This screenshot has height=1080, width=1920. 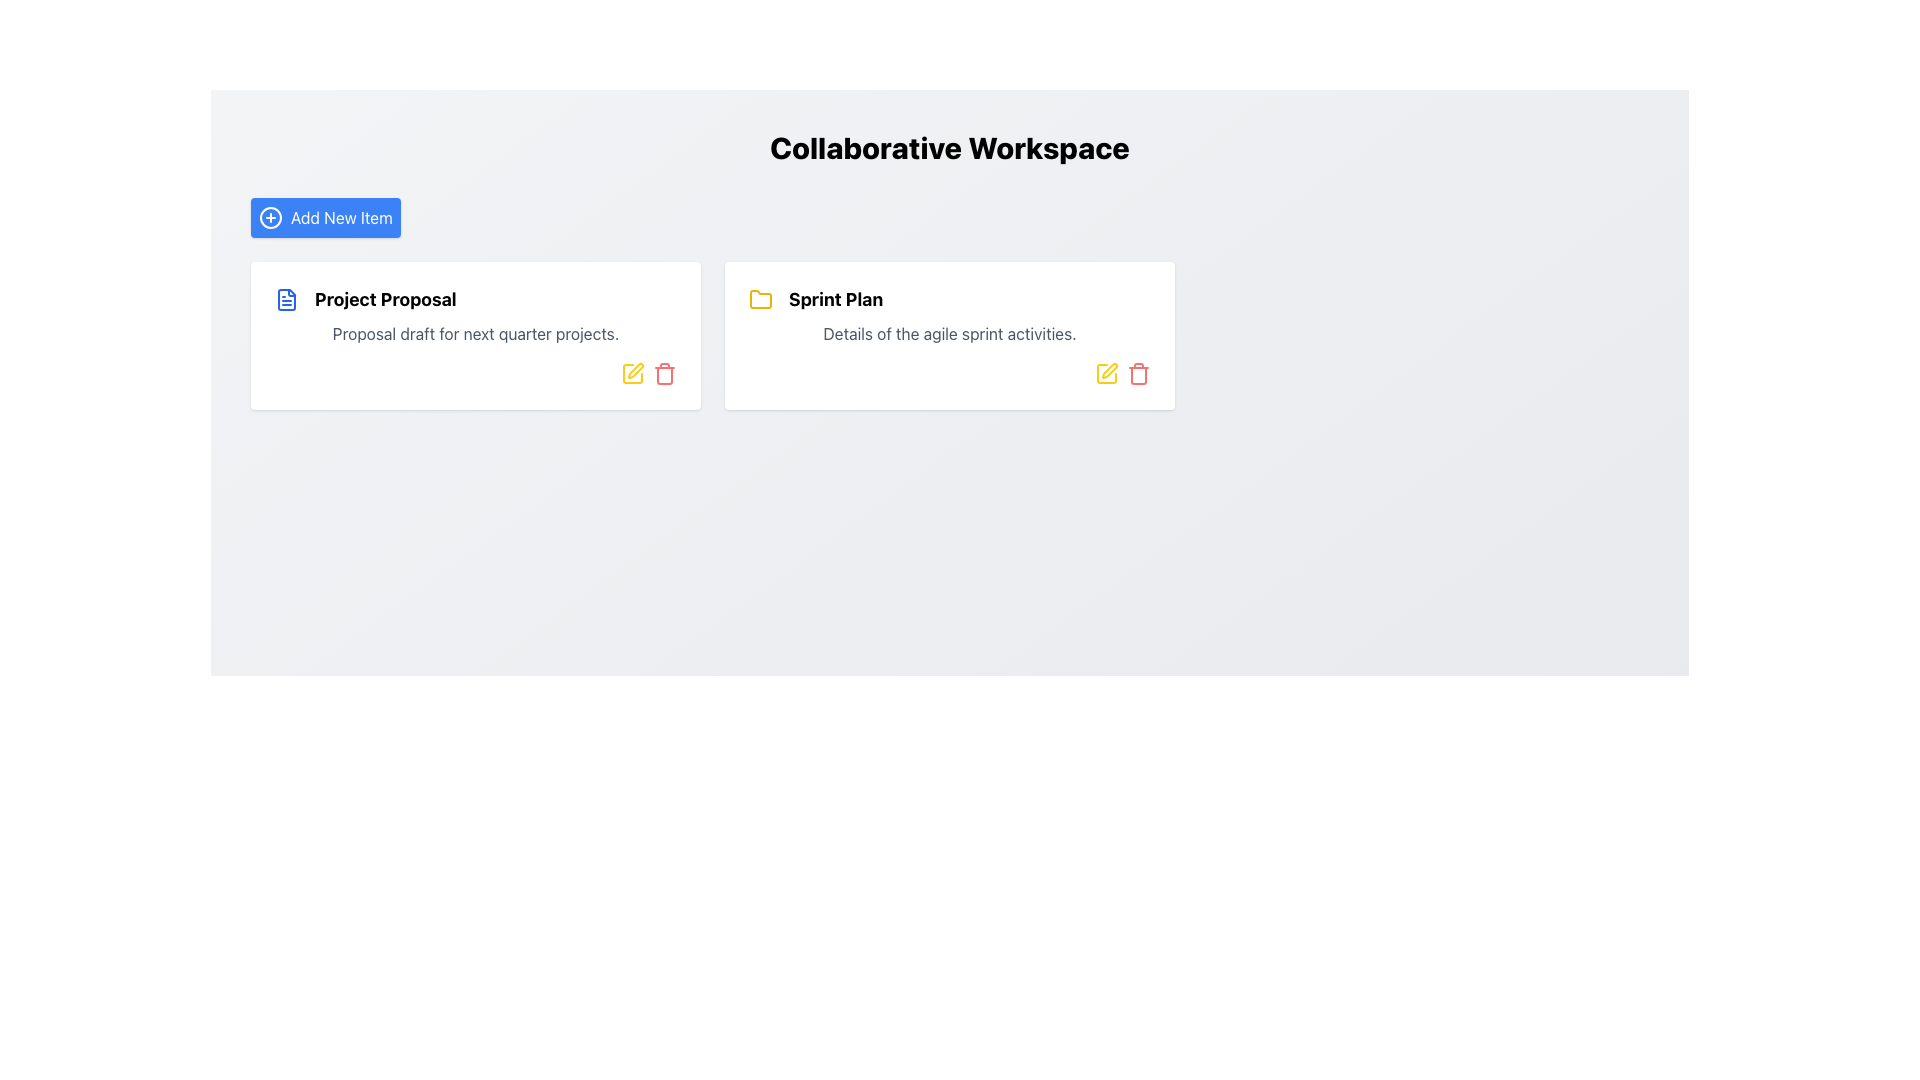 I want to click on the small red trash bin icon located at the bottom right of the 'Project Proposal' card, so click(x=665, y=374).